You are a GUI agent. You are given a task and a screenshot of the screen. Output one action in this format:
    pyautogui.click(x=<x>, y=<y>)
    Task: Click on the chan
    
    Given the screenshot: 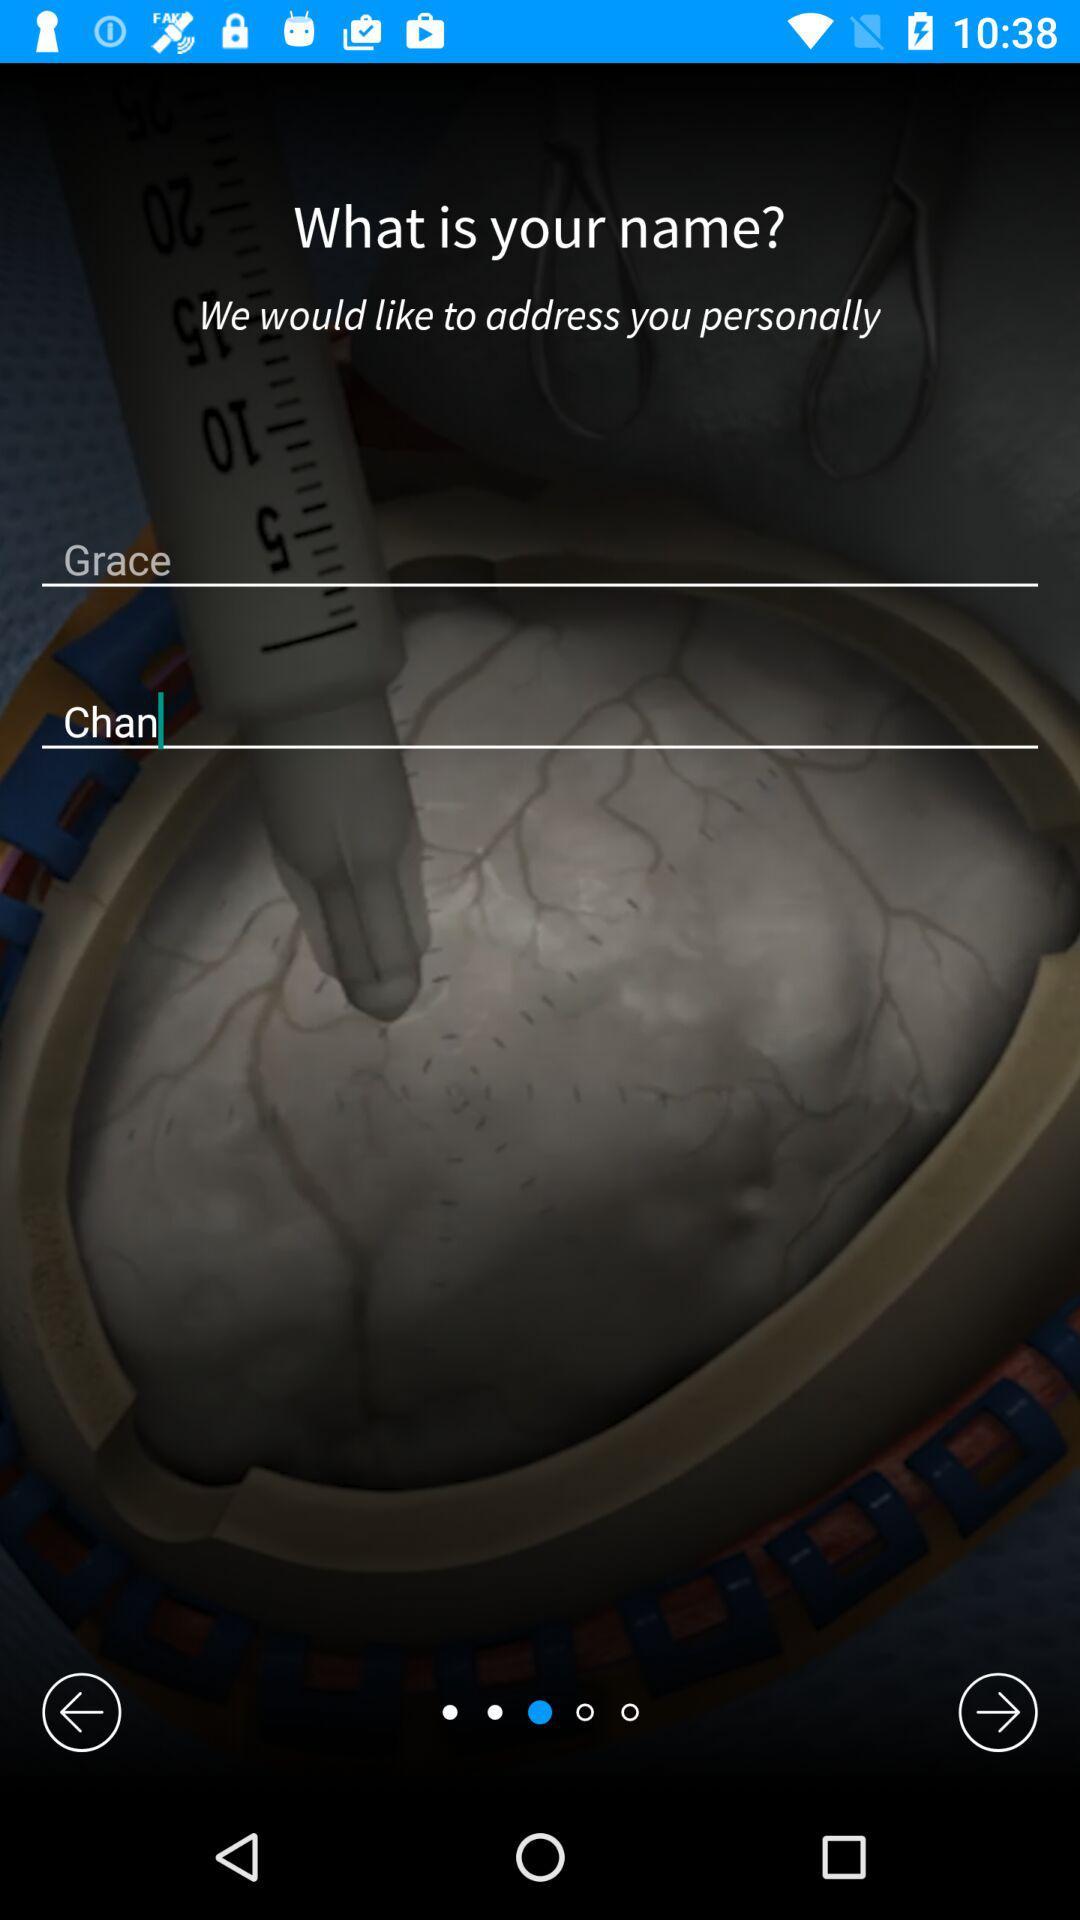 What is the action you would take?
    pyautogui.click(x=540, y=720)
    